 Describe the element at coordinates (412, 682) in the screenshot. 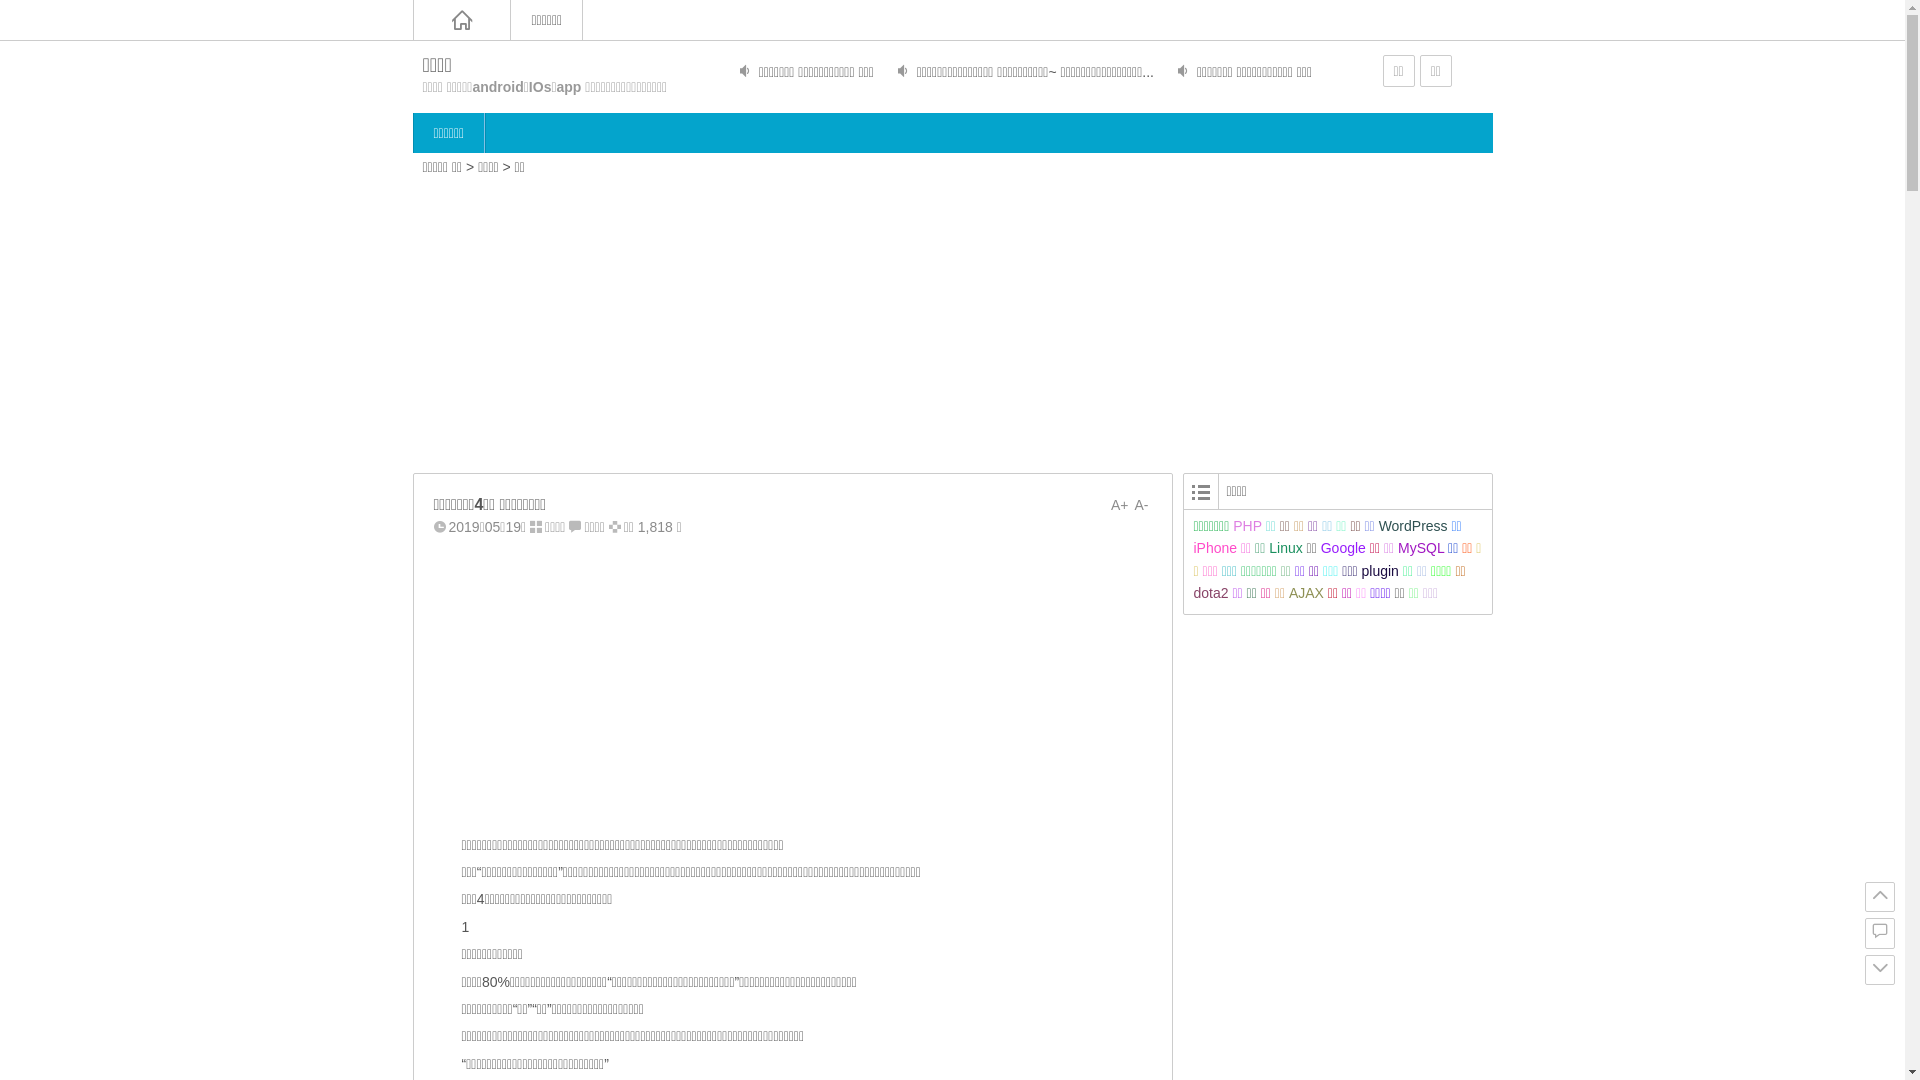

I see `'Advertisement'` at that location.